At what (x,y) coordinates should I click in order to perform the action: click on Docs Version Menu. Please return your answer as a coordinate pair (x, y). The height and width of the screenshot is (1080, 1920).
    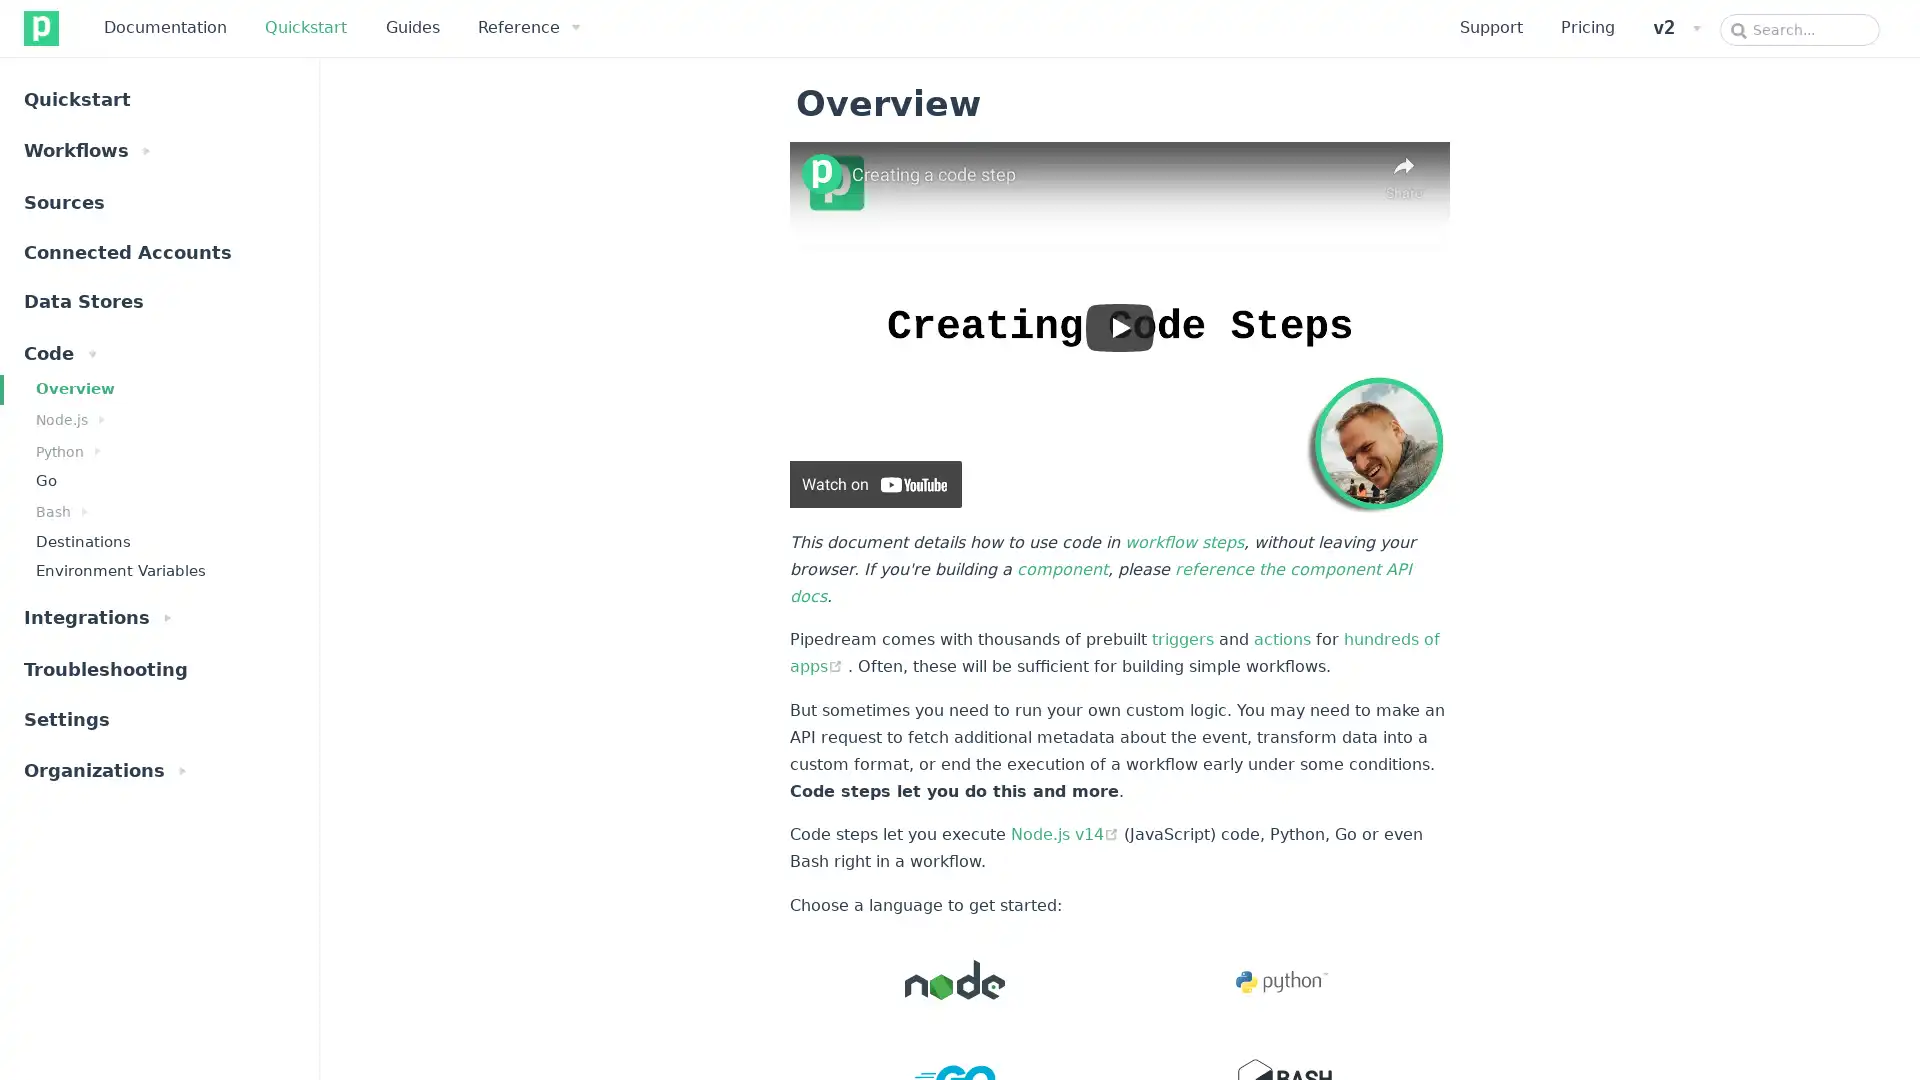
    Looking at the image, I should click on (1676, 27).